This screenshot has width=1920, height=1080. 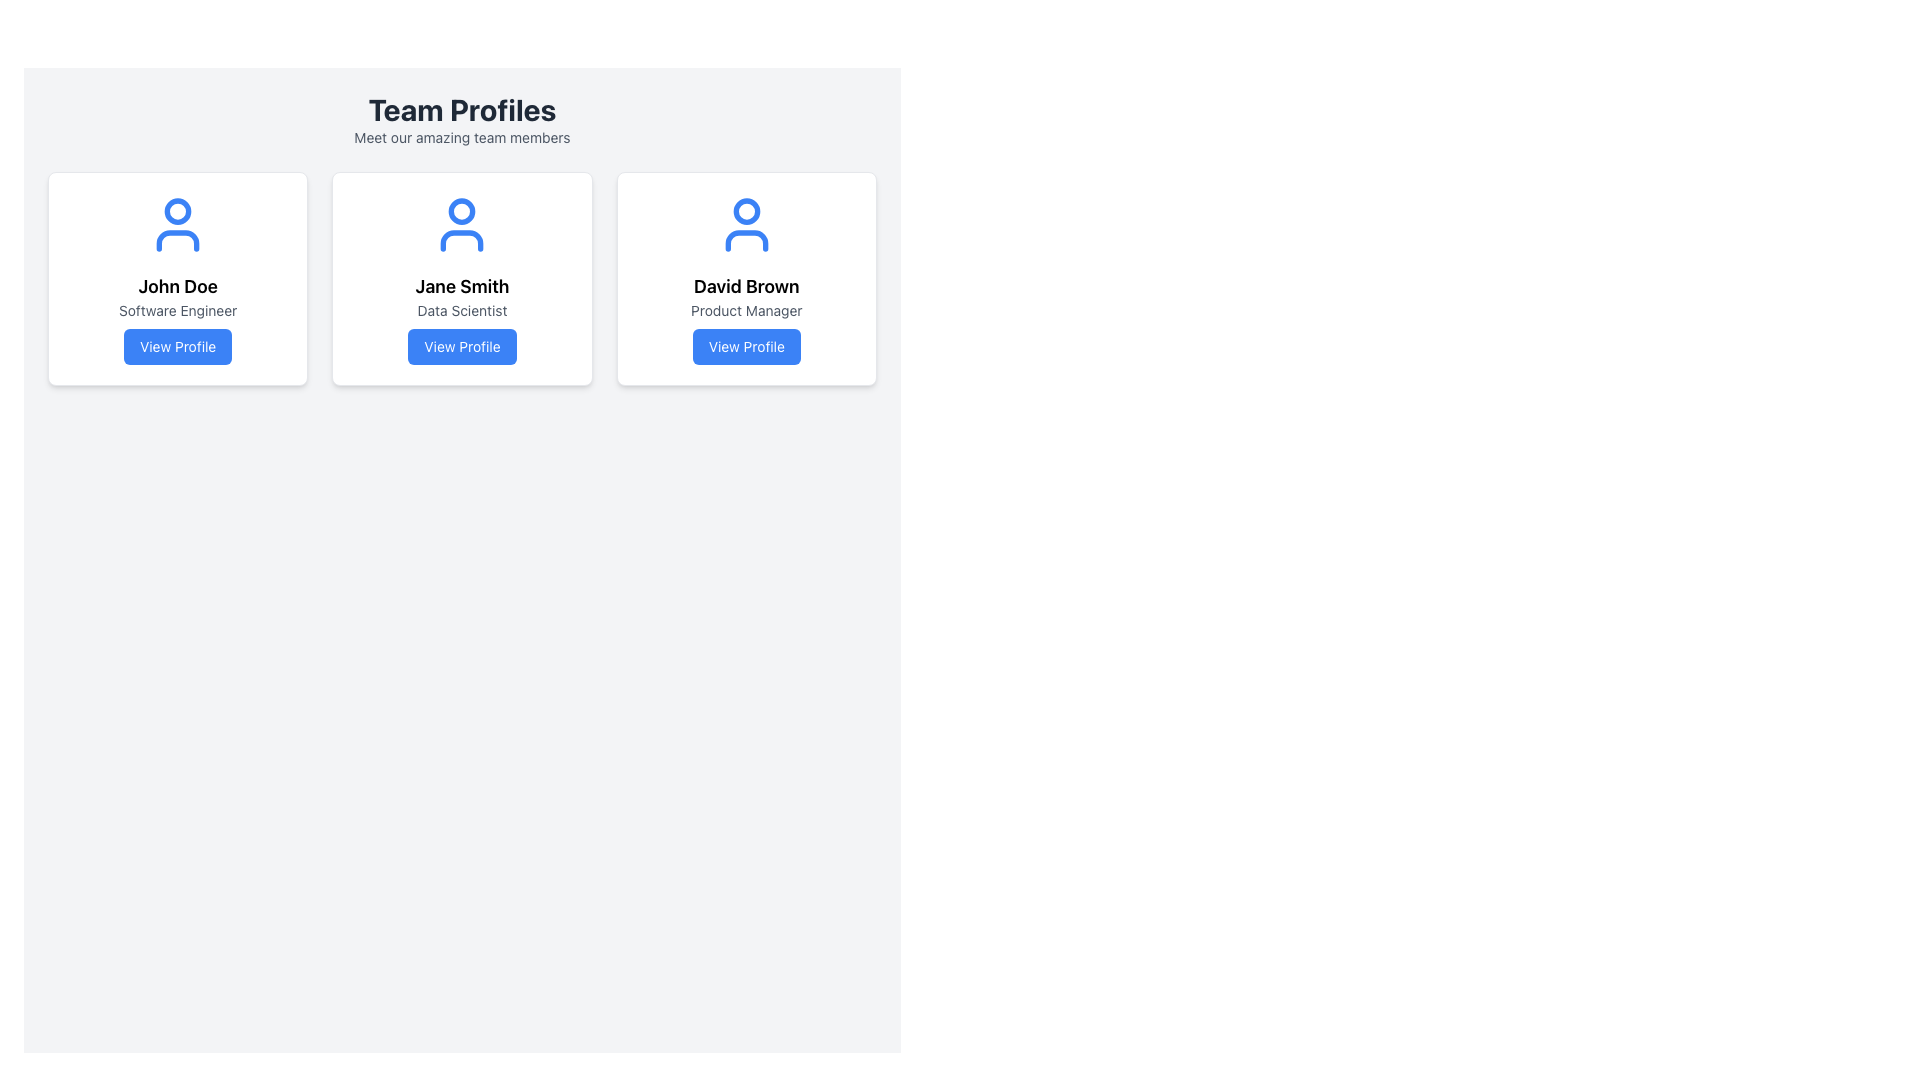 What do you see at coordinates (178, 346) in the screenshot?
I see `the button located at the bottom of the first profile card, which allows navigation to the profile page of 'John Doe'` at bounding box center [178, 346].